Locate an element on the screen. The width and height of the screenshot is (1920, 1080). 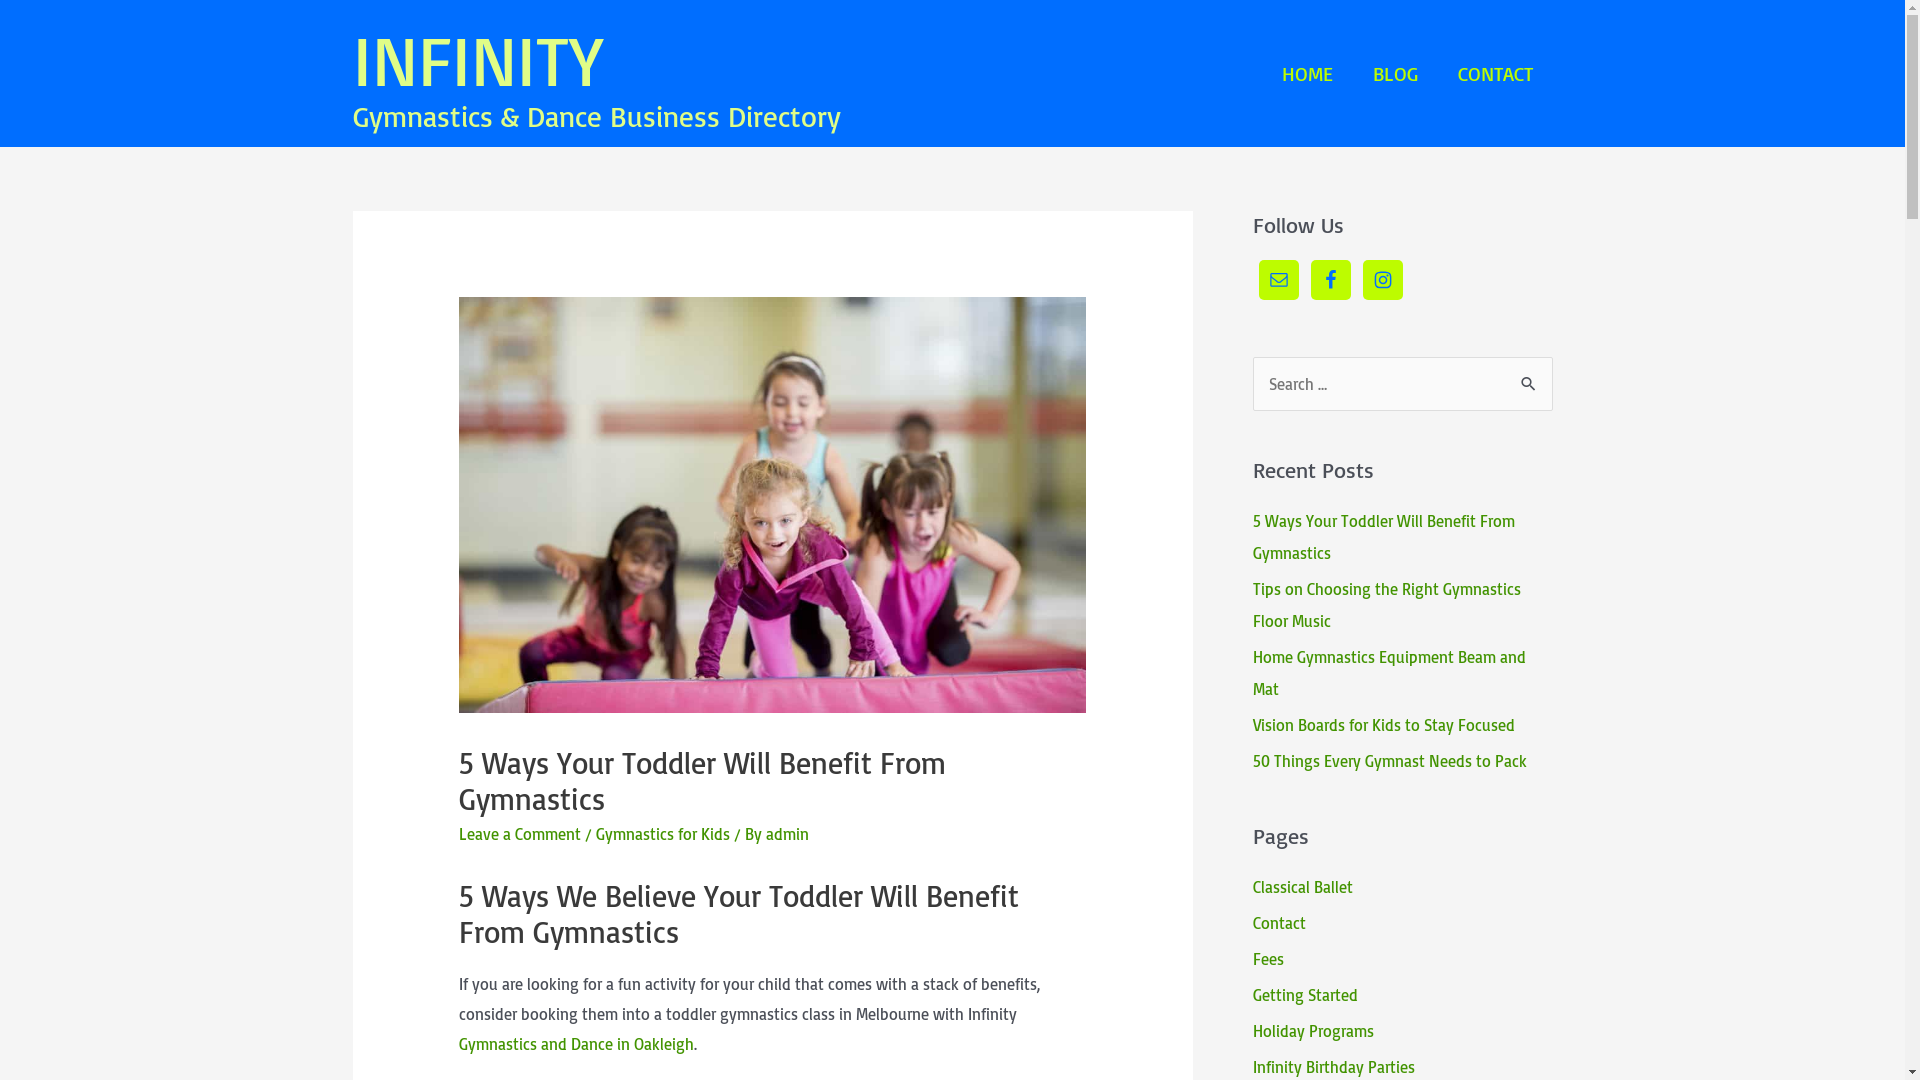
'Search' is located at coordinates (1507, 385).